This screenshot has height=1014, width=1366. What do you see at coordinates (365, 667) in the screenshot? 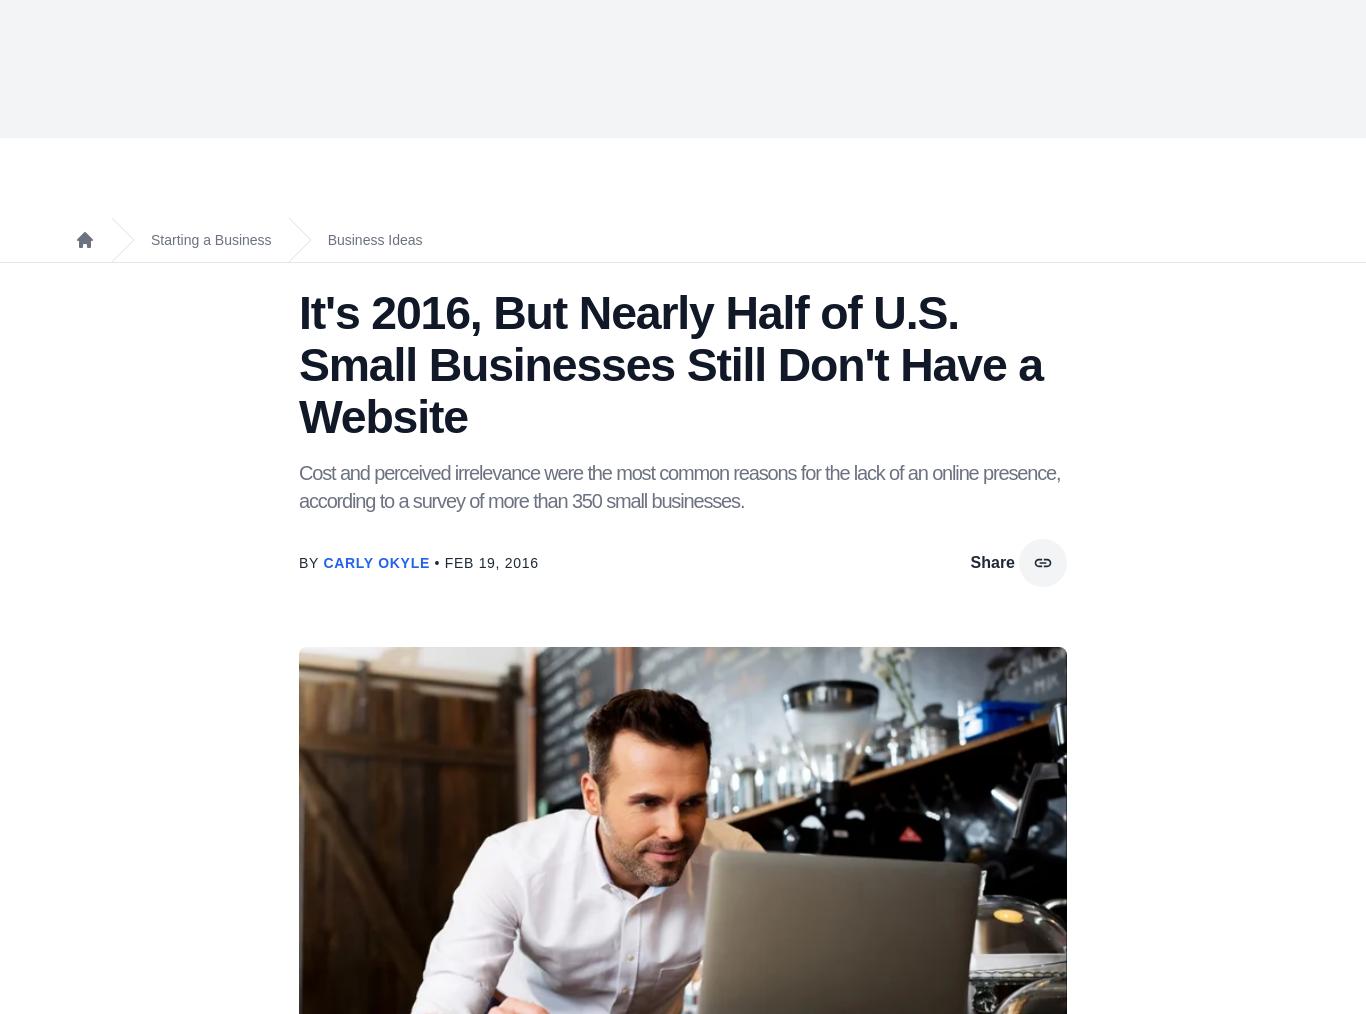
I see `'Business News'` at bounding box center [365, 667].